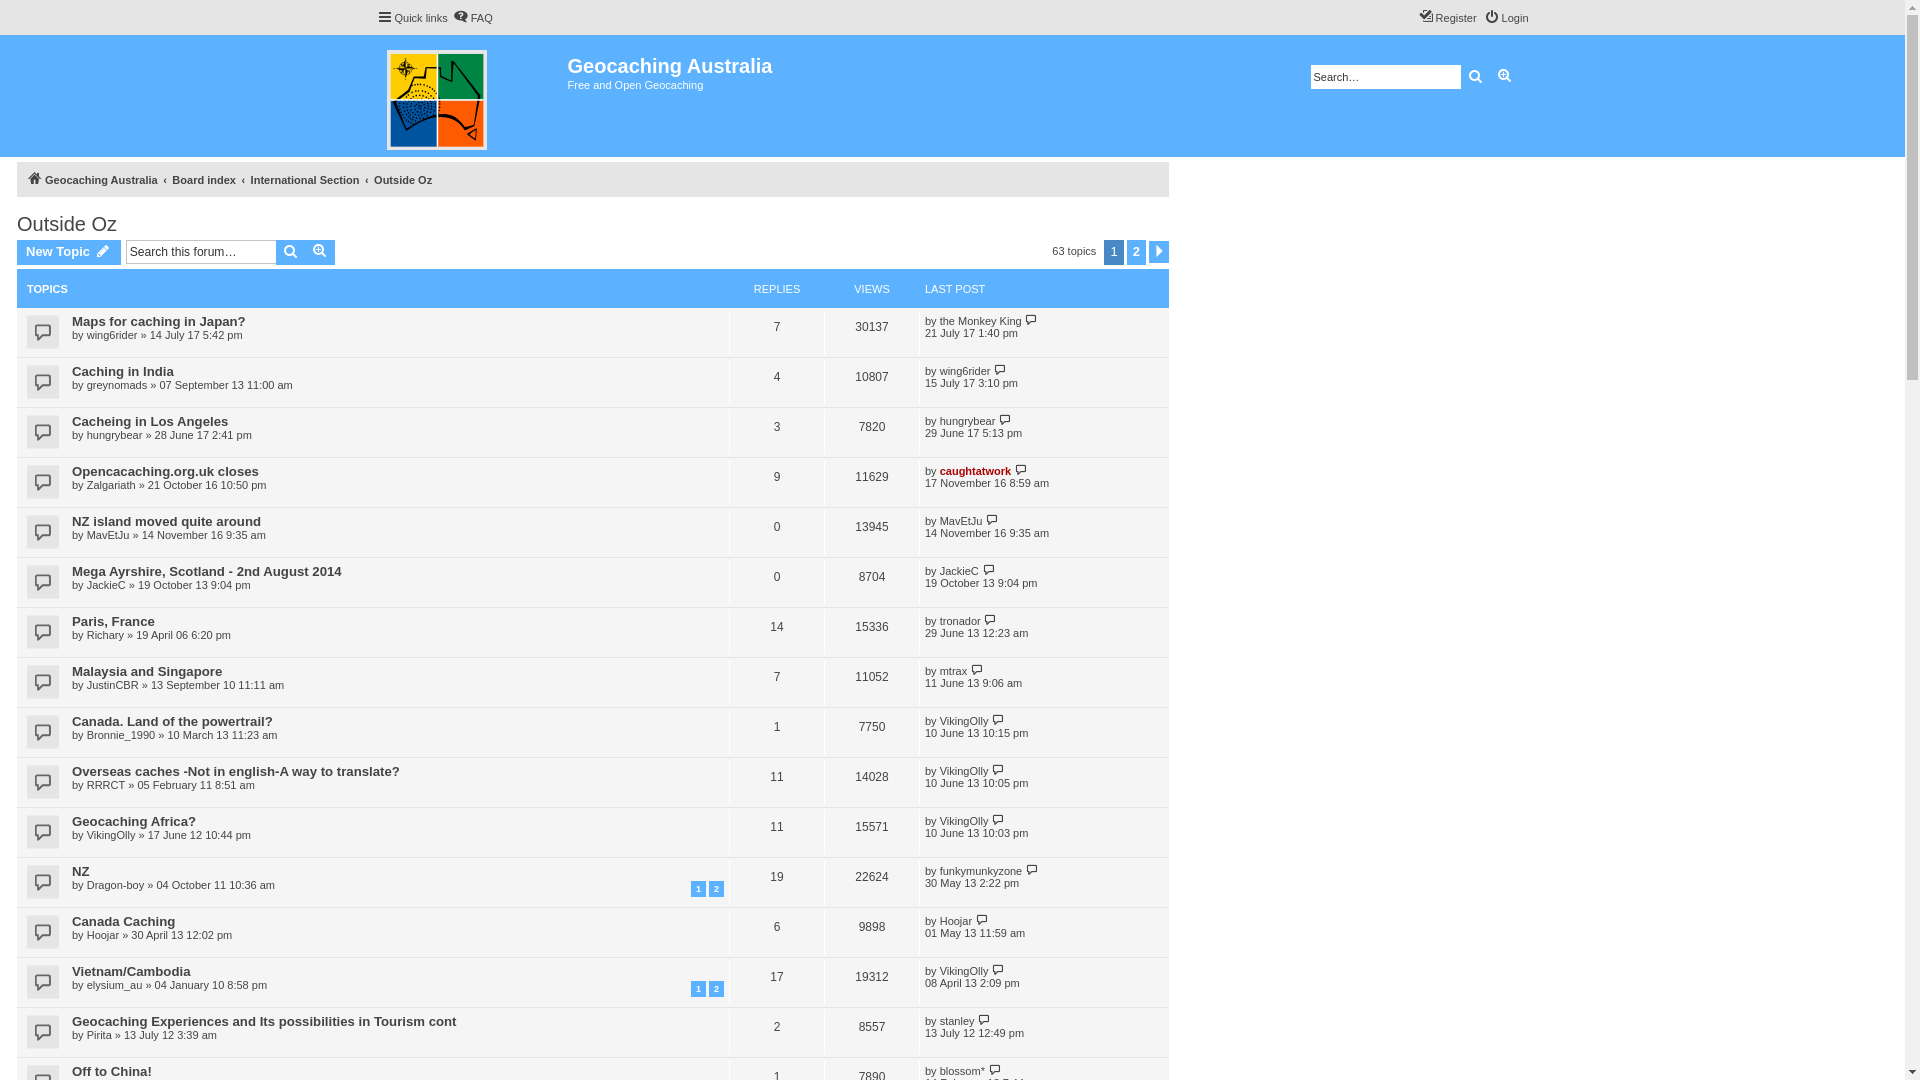 The height and width of the screenshot is (1080, 1920). What do you see at coordinates (67, 224) in the screenshot?
I see `'Outside Oz'` at bounding box center [67, 224].